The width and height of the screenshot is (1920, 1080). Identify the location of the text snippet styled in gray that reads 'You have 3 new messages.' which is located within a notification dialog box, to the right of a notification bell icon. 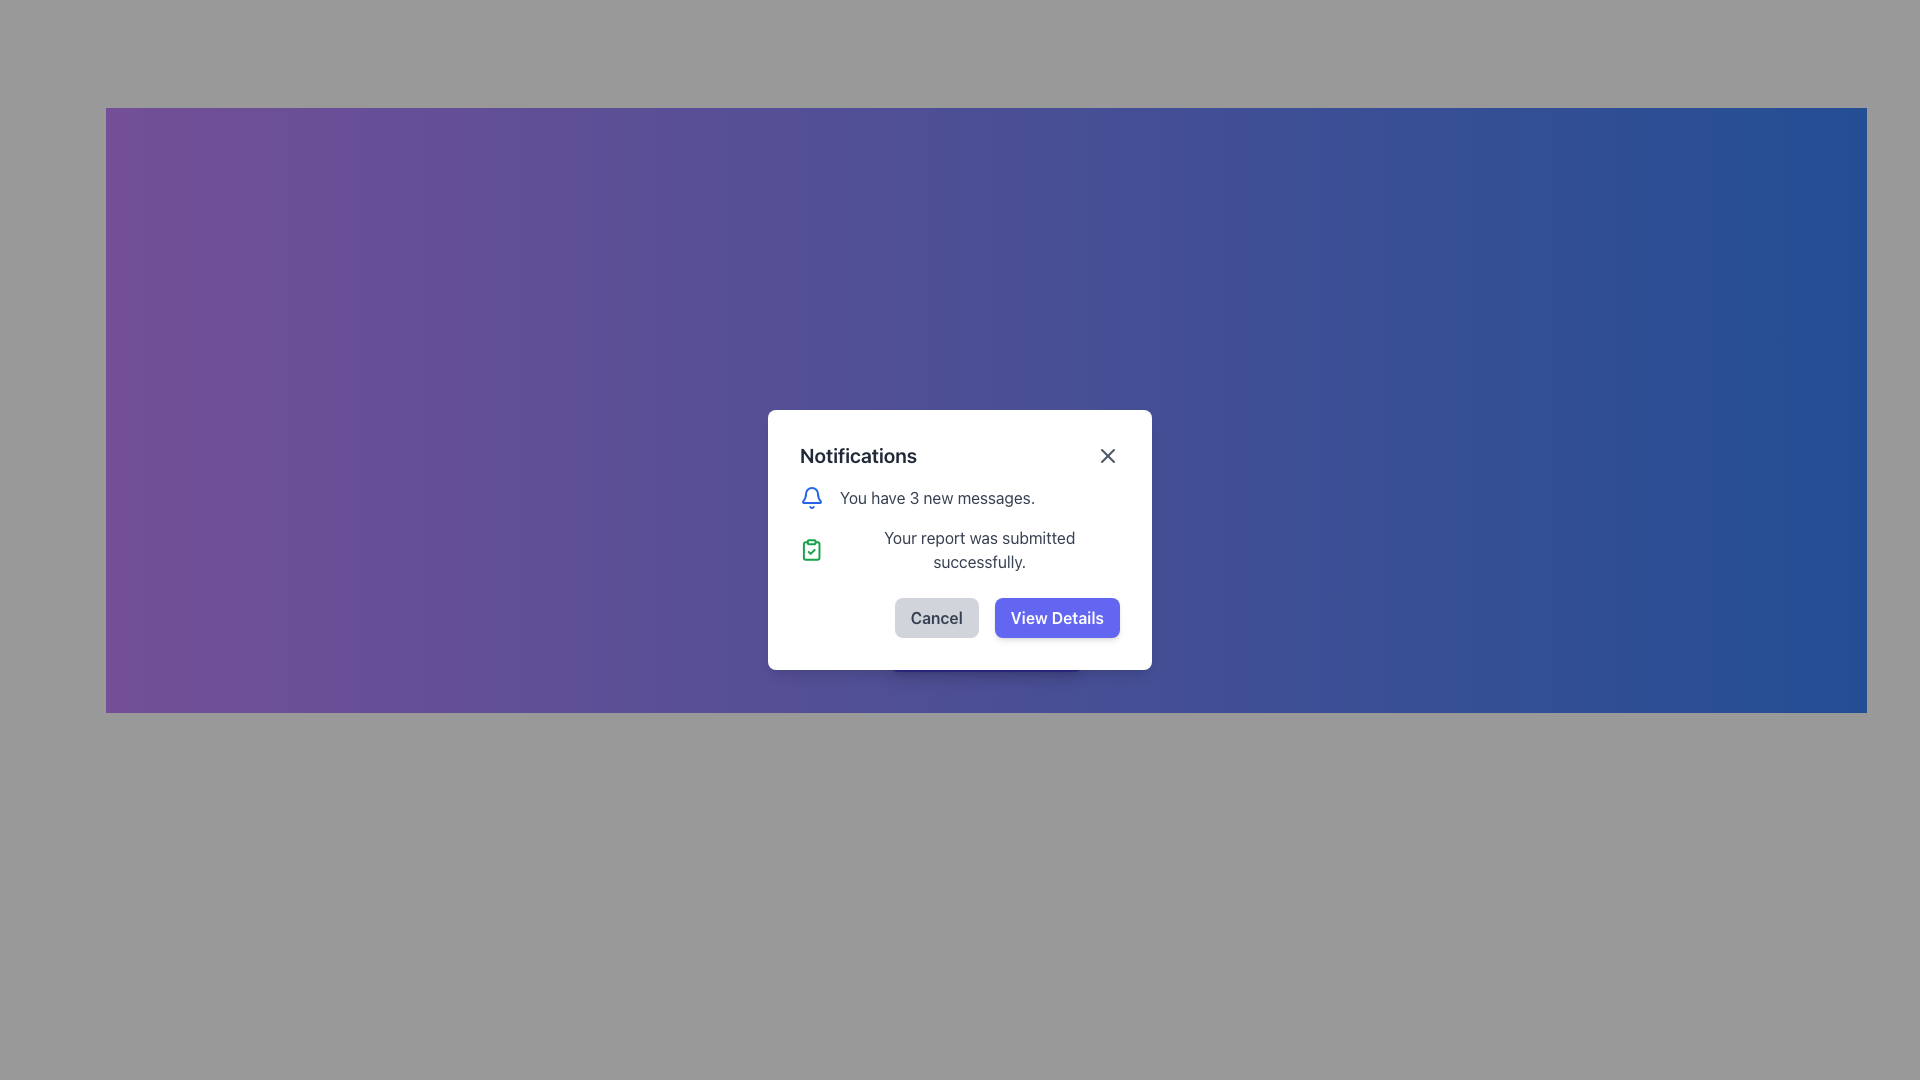
(936, 496).